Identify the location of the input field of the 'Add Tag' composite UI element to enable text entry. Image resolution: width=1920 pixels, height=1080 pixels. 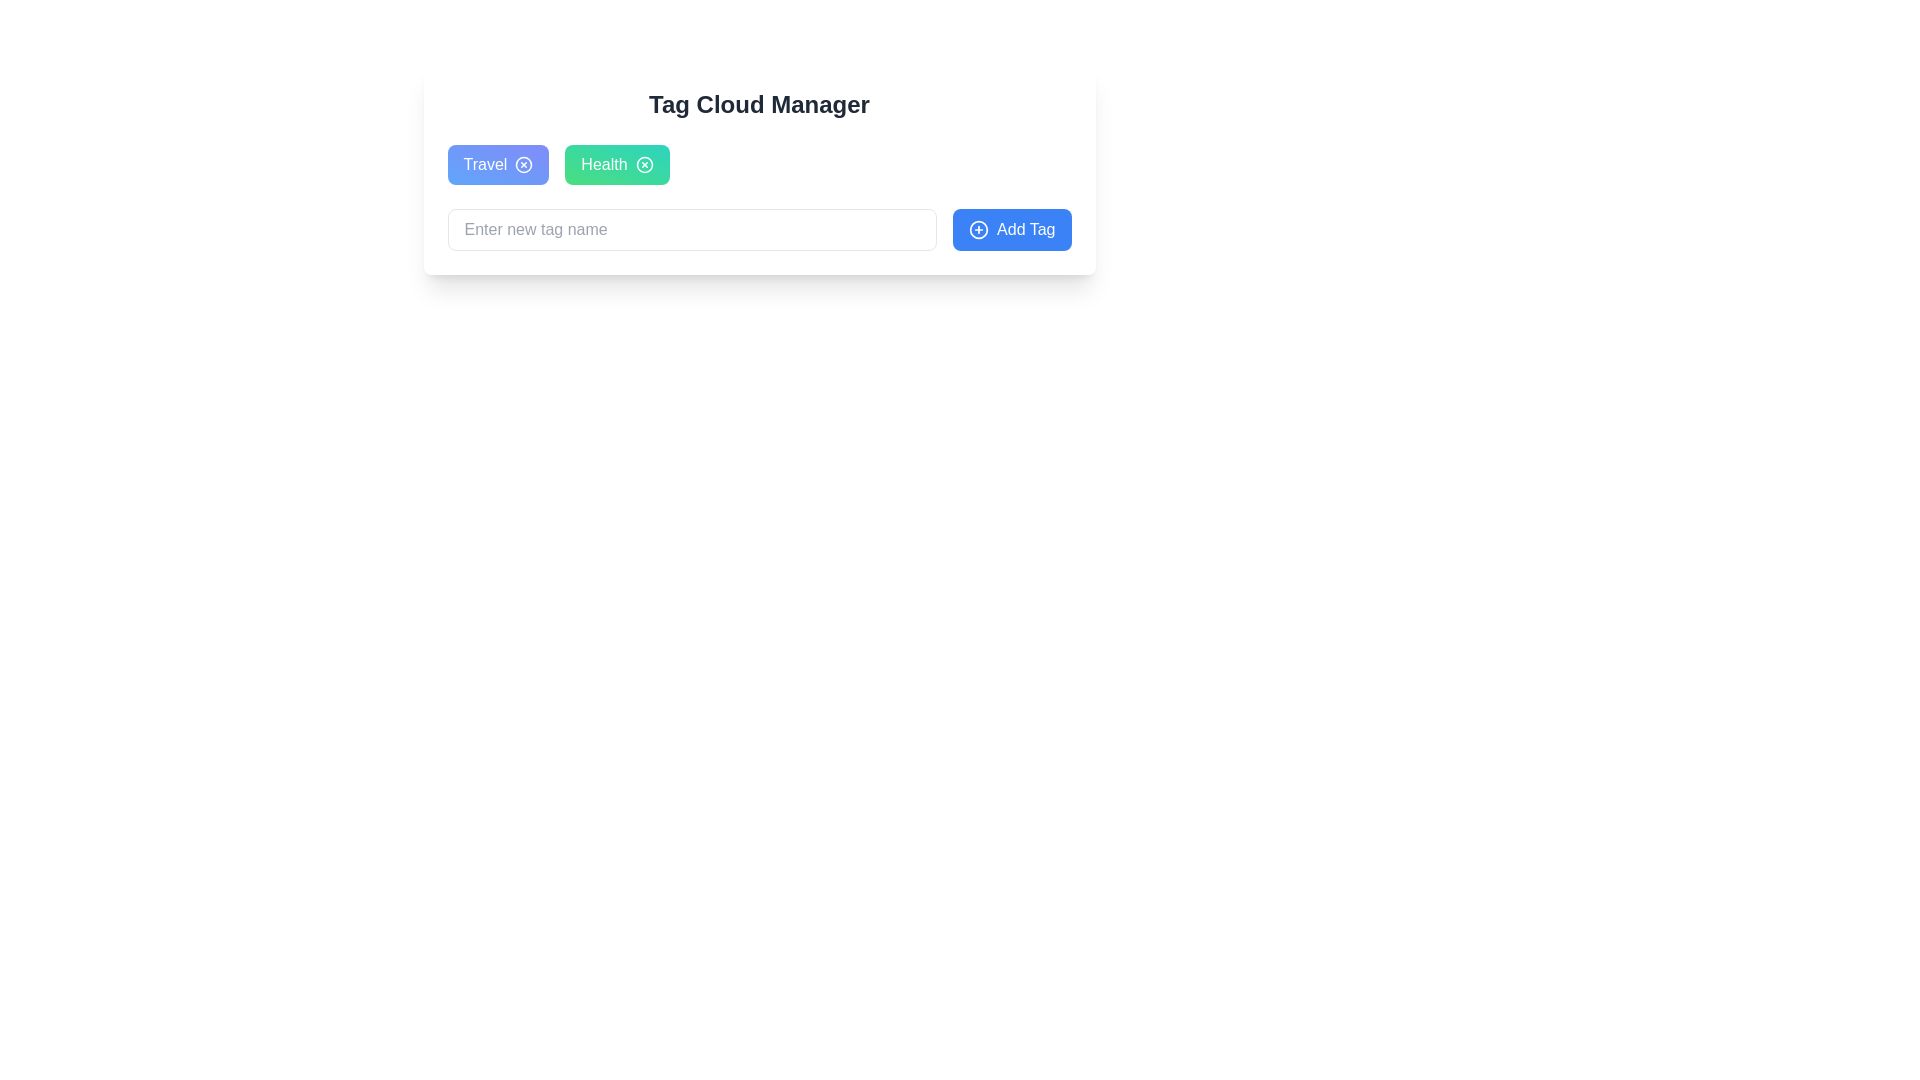
(758, 229).